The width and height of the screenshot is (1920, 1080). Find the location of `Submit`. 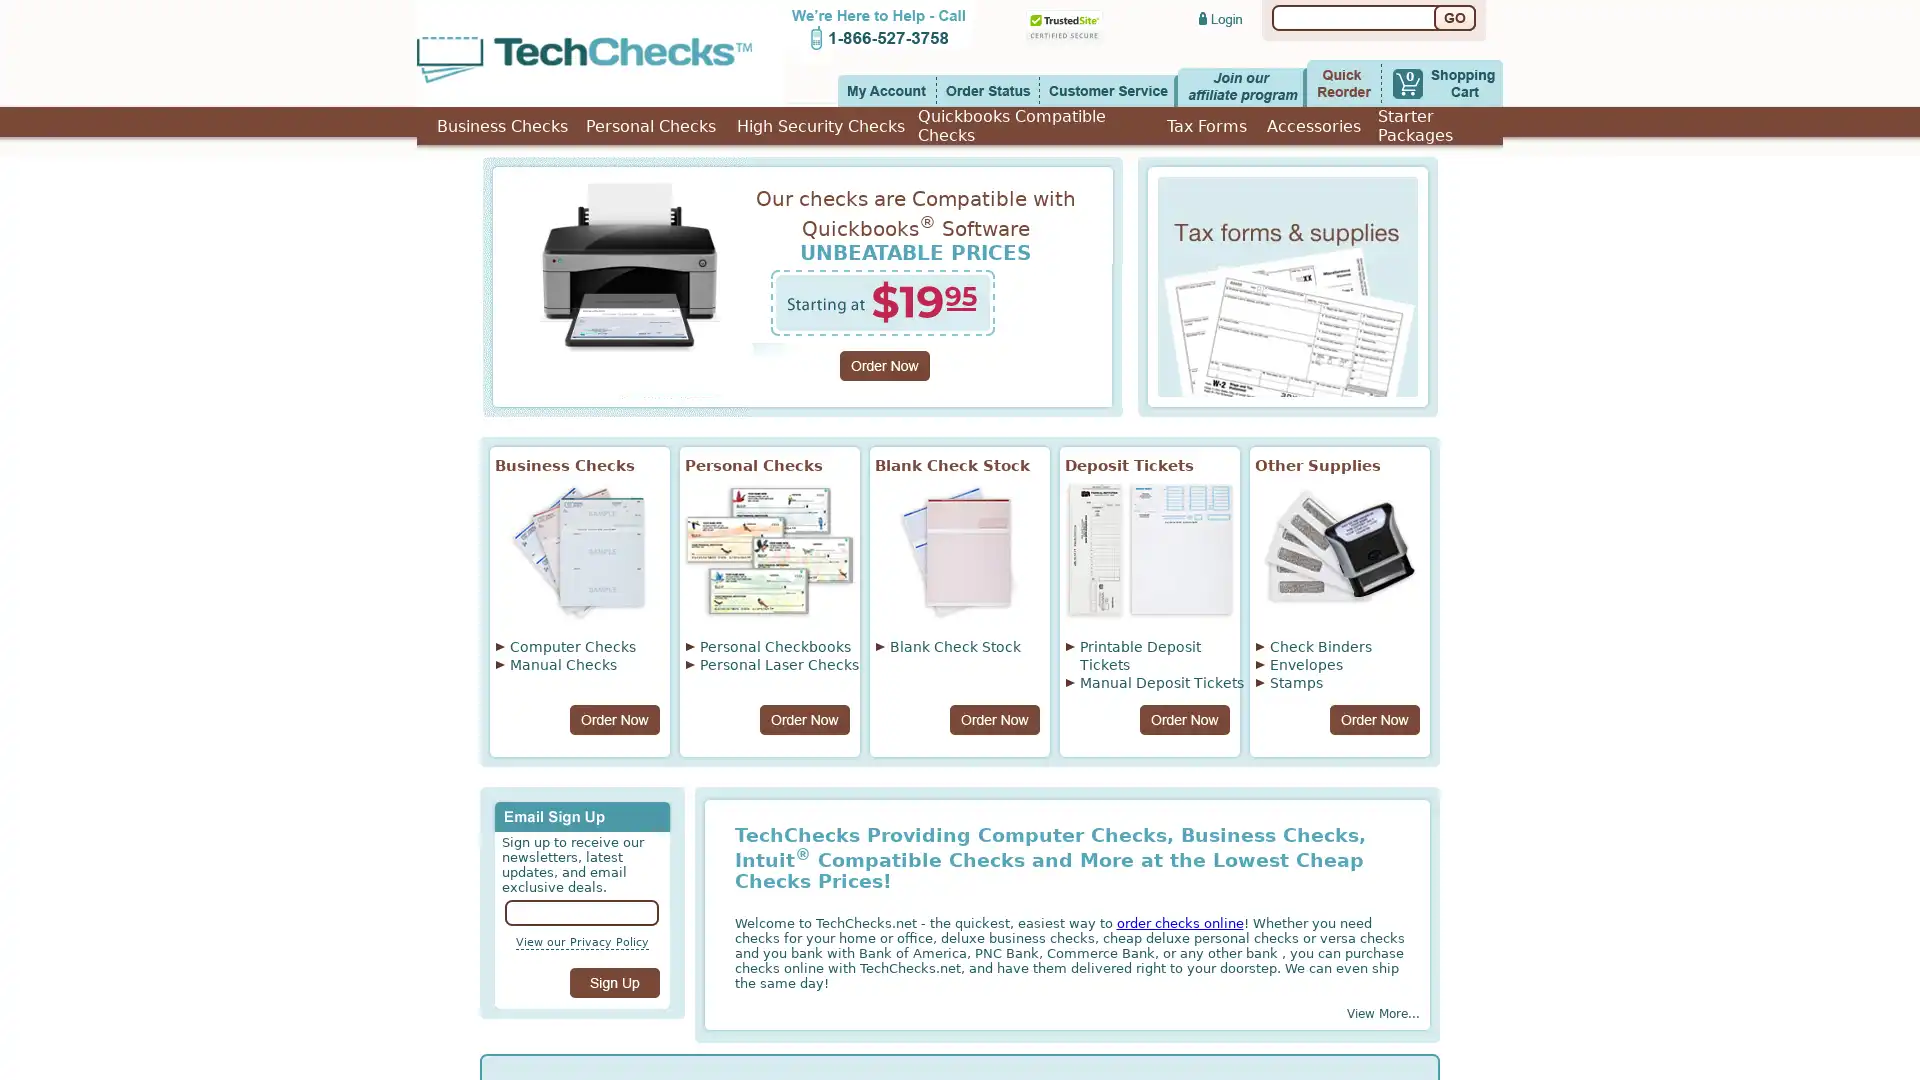

Submit is located at coordinates (1454, 18).